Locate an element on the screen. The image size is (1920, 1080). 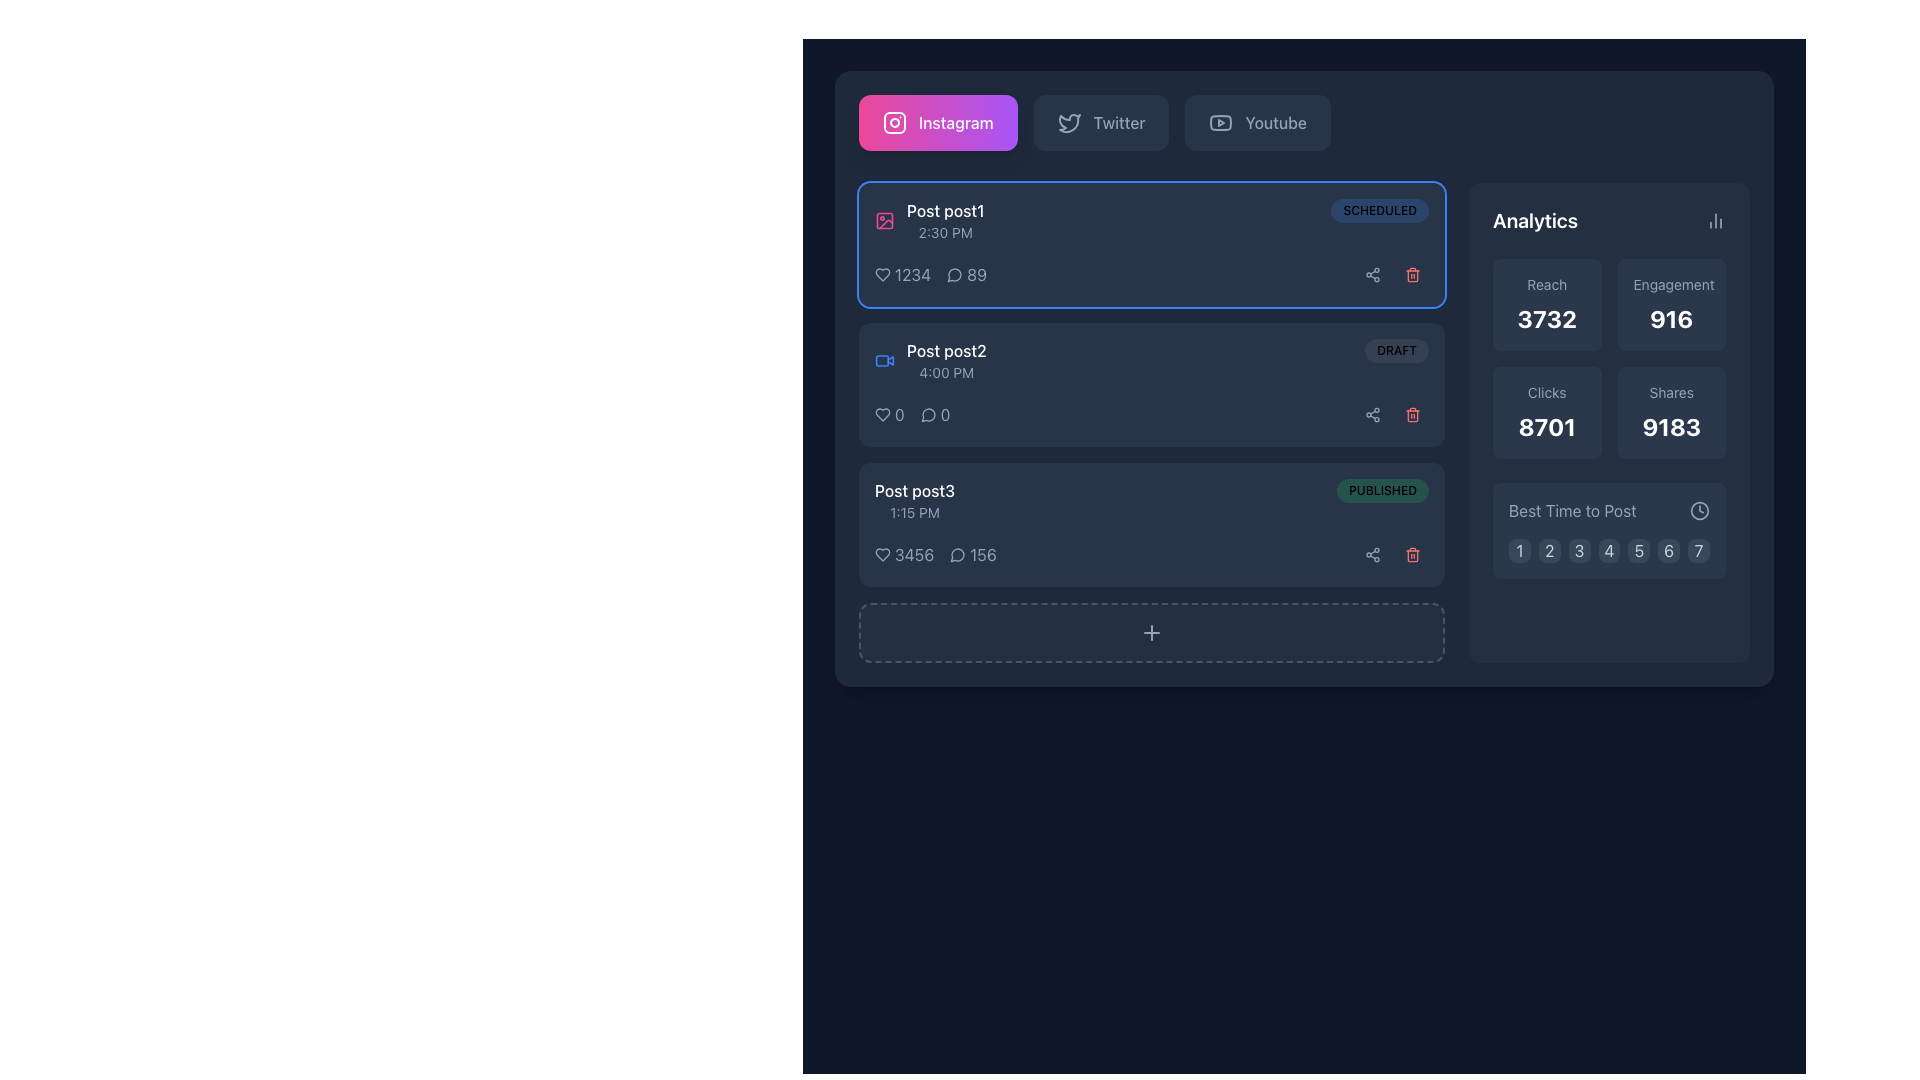
the 'Clicks' Data display card located in the bottom-left quadrant of the statistics grid, specifically the third element in the grid, positioned in the first column and second row is located at coordinates (1546, 411).